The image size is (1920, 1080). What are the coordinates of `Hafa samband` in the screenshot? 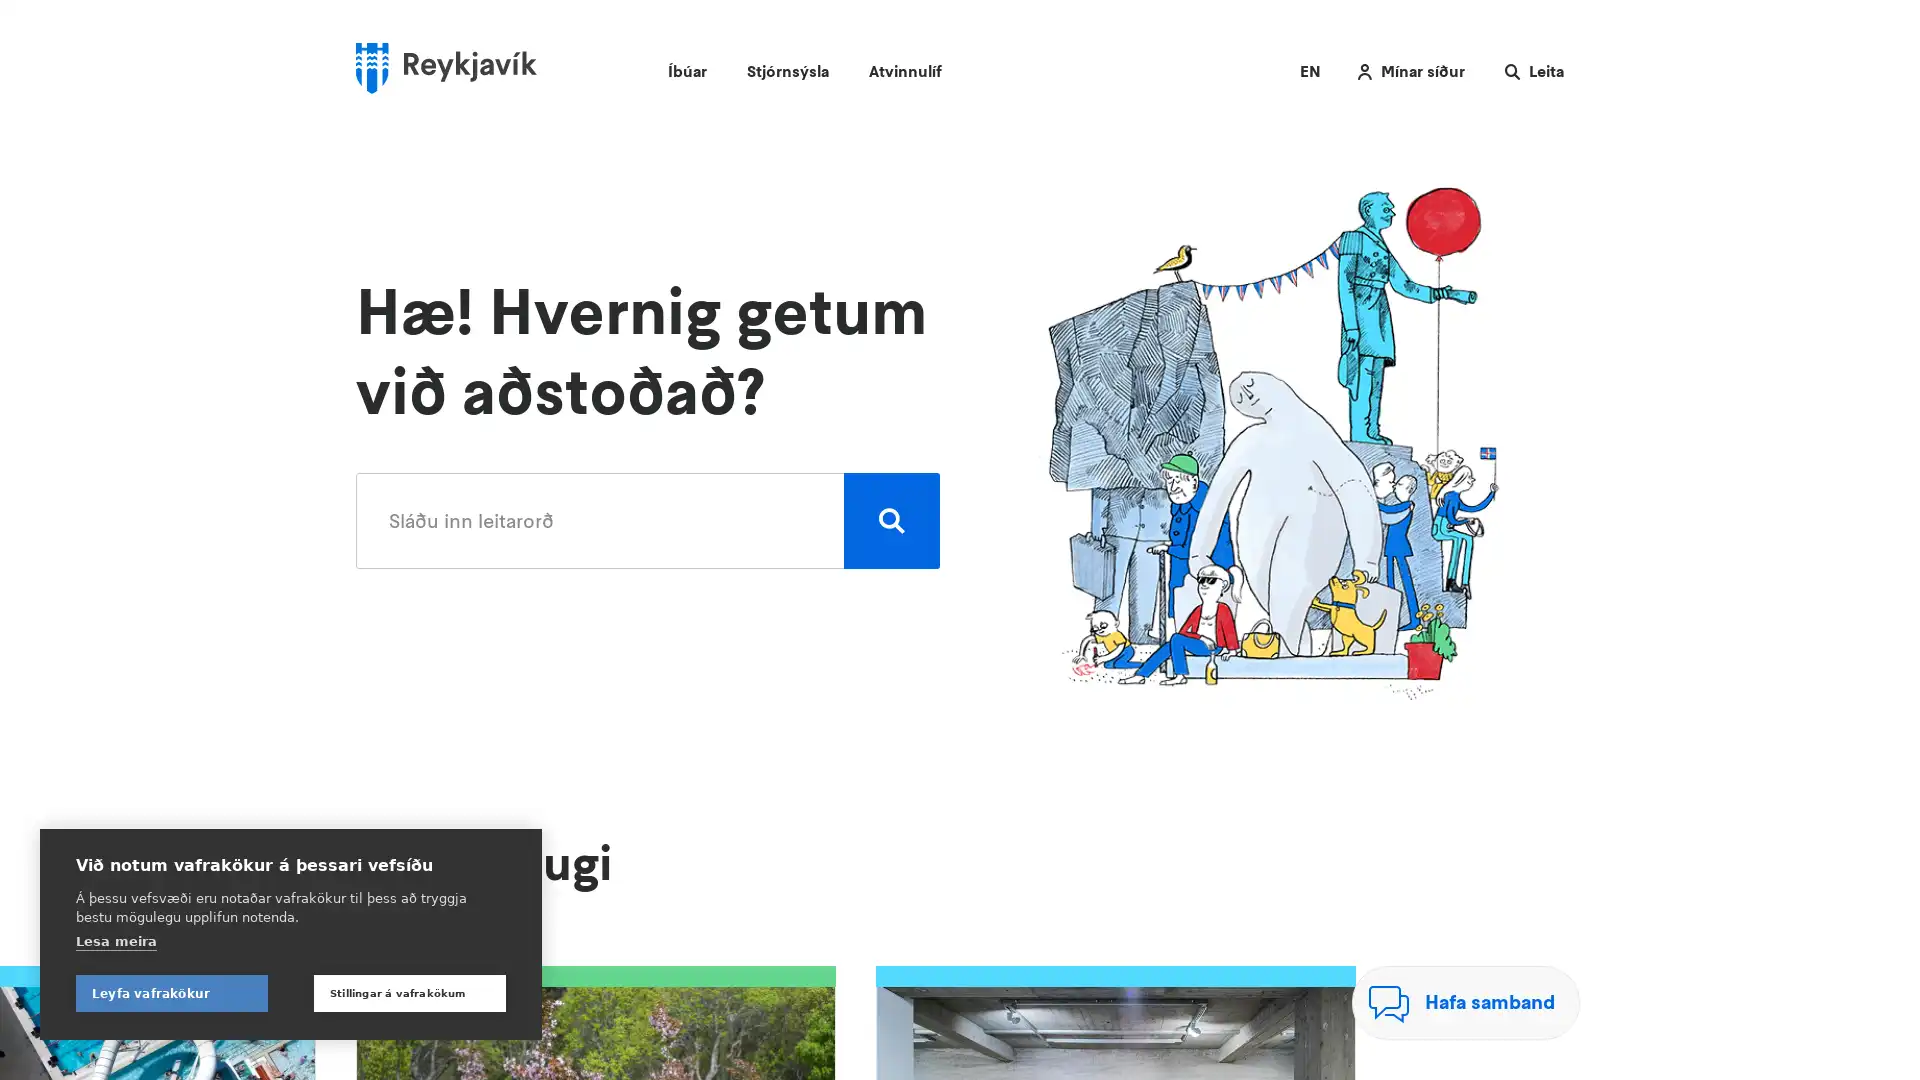 It's located at (1465, 1002).